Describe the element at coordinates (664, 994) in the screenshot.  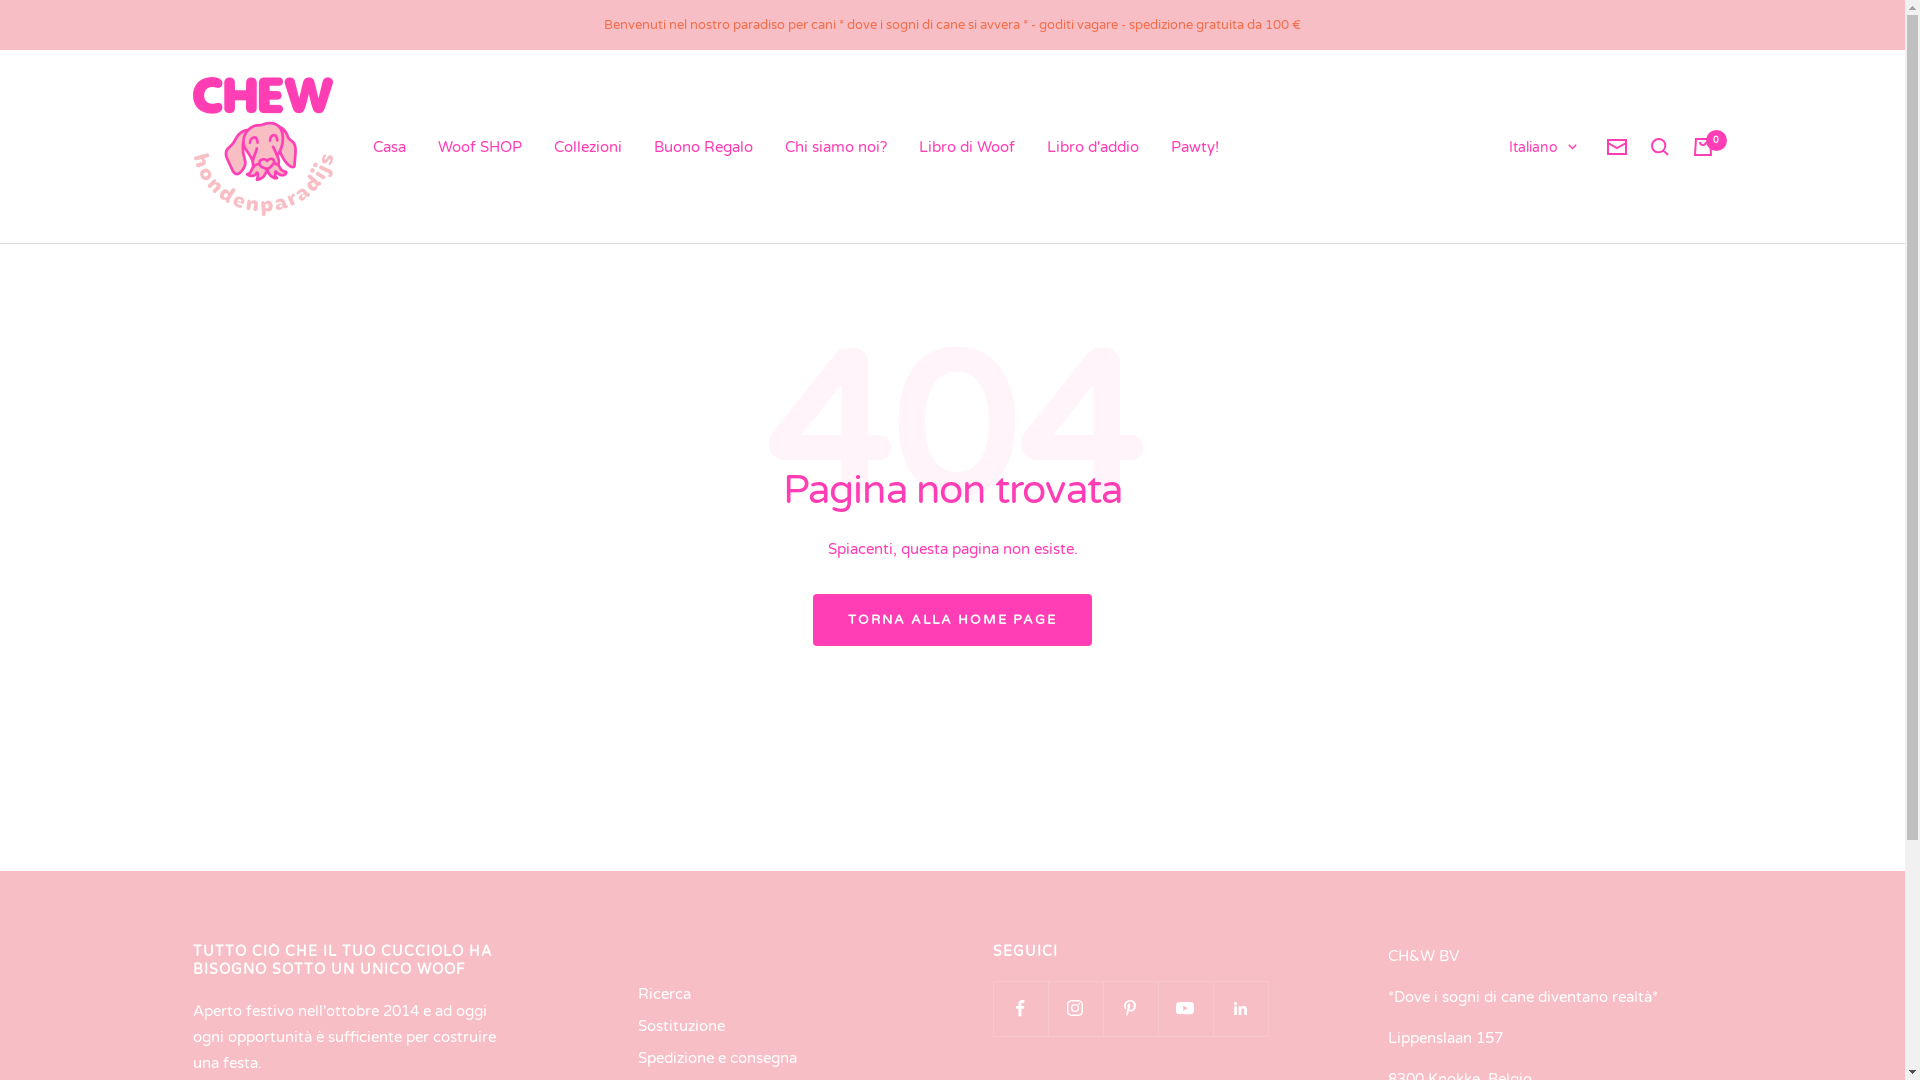
I see `'Ricerca'` at that location.